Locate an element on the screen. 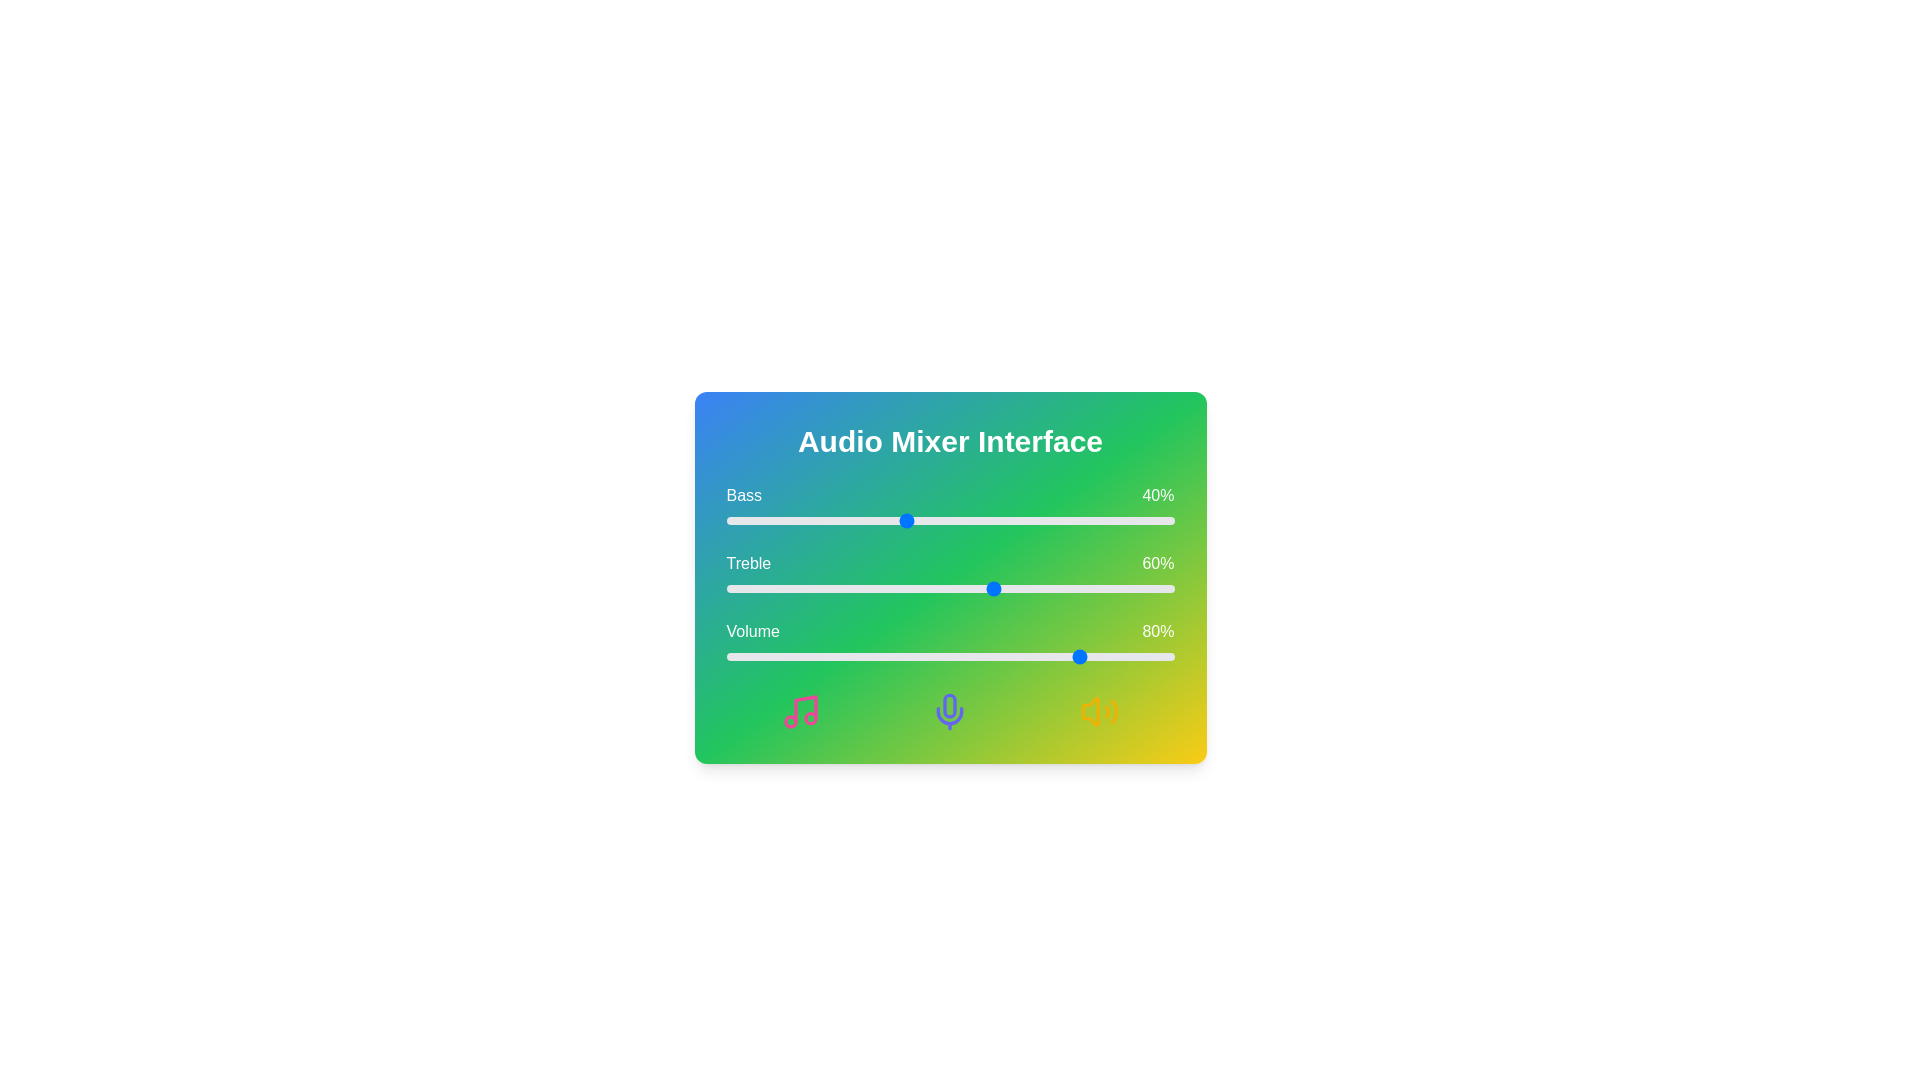 The image size is (1920, 1080). the Treble slider to 1% is located at coordinates (729, 588).